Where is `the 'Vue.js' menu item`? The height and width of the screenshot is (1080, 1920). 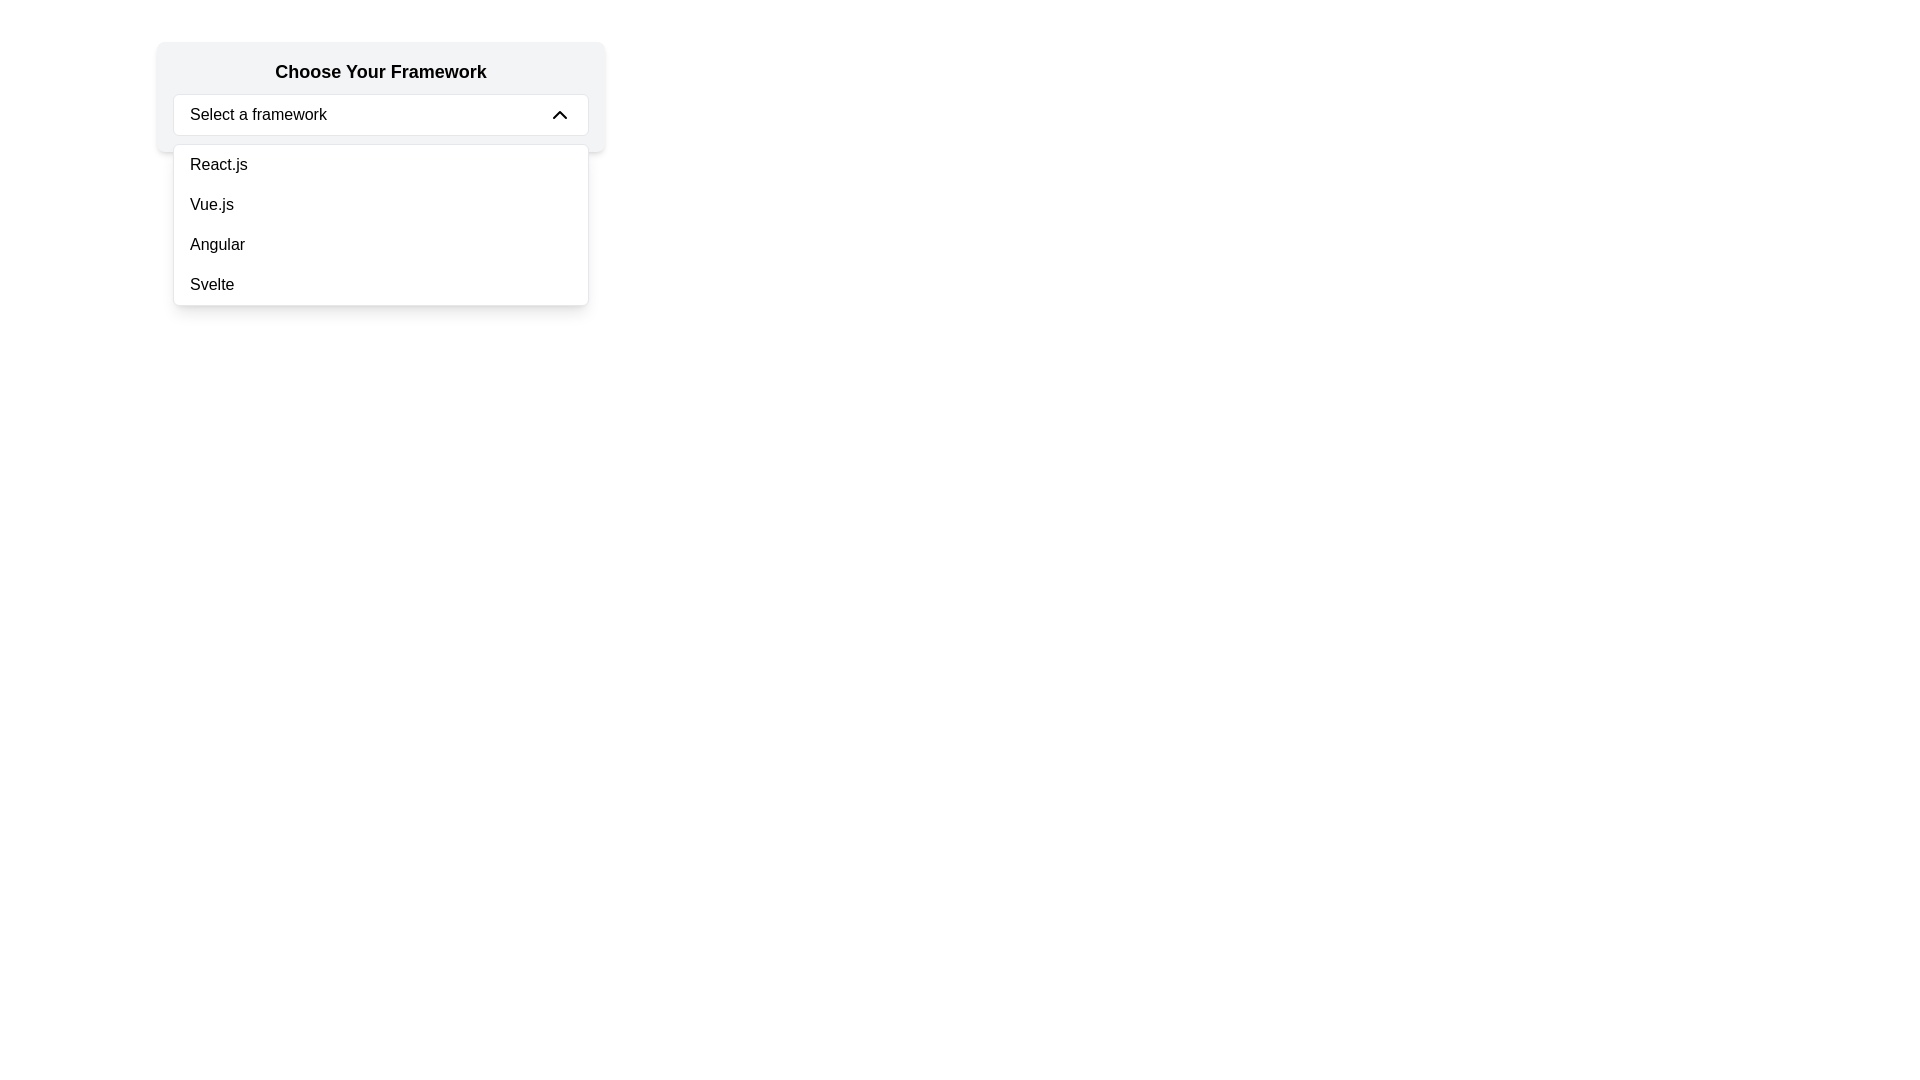
the 'Vue.js' menu item is located at coordinates (380, 204).